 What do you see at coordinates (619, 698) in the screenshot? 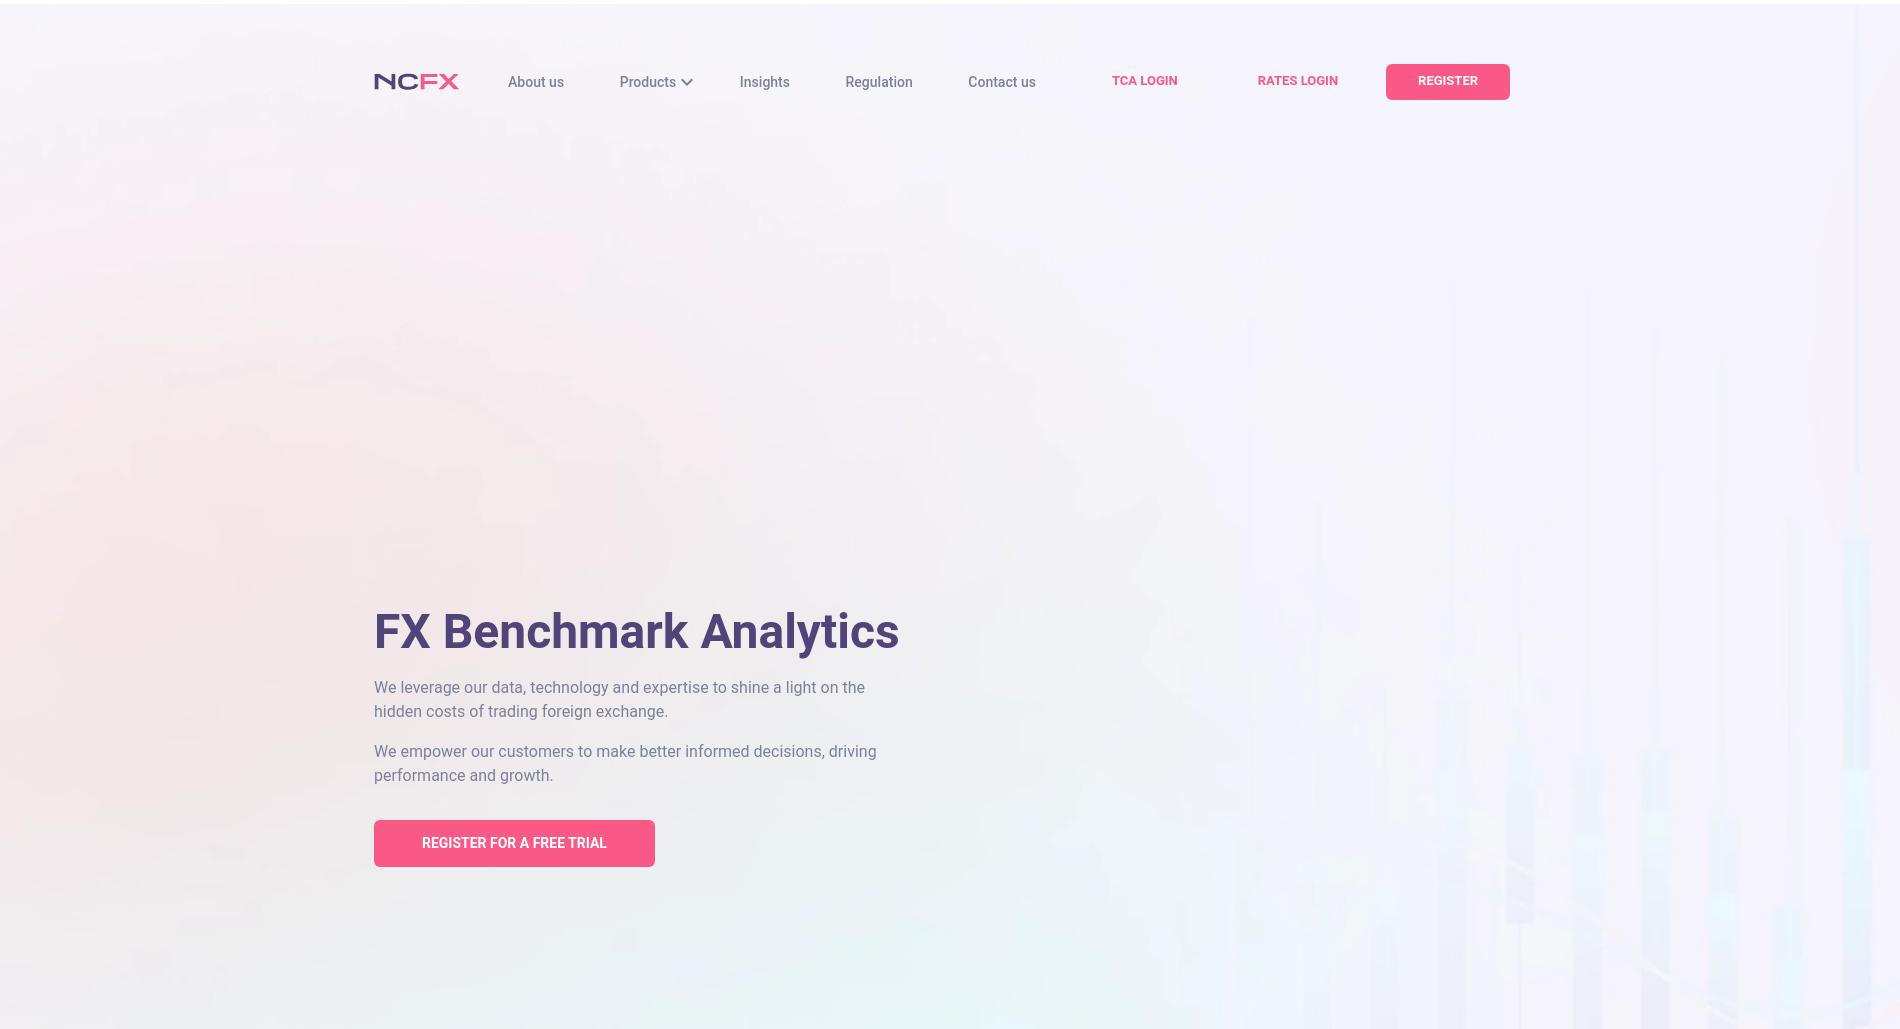
I see `'We leverage our data, technology and expertise to shine a light on the hidden costs of trading foreign exchange.'` at bounding box center [619, 698].